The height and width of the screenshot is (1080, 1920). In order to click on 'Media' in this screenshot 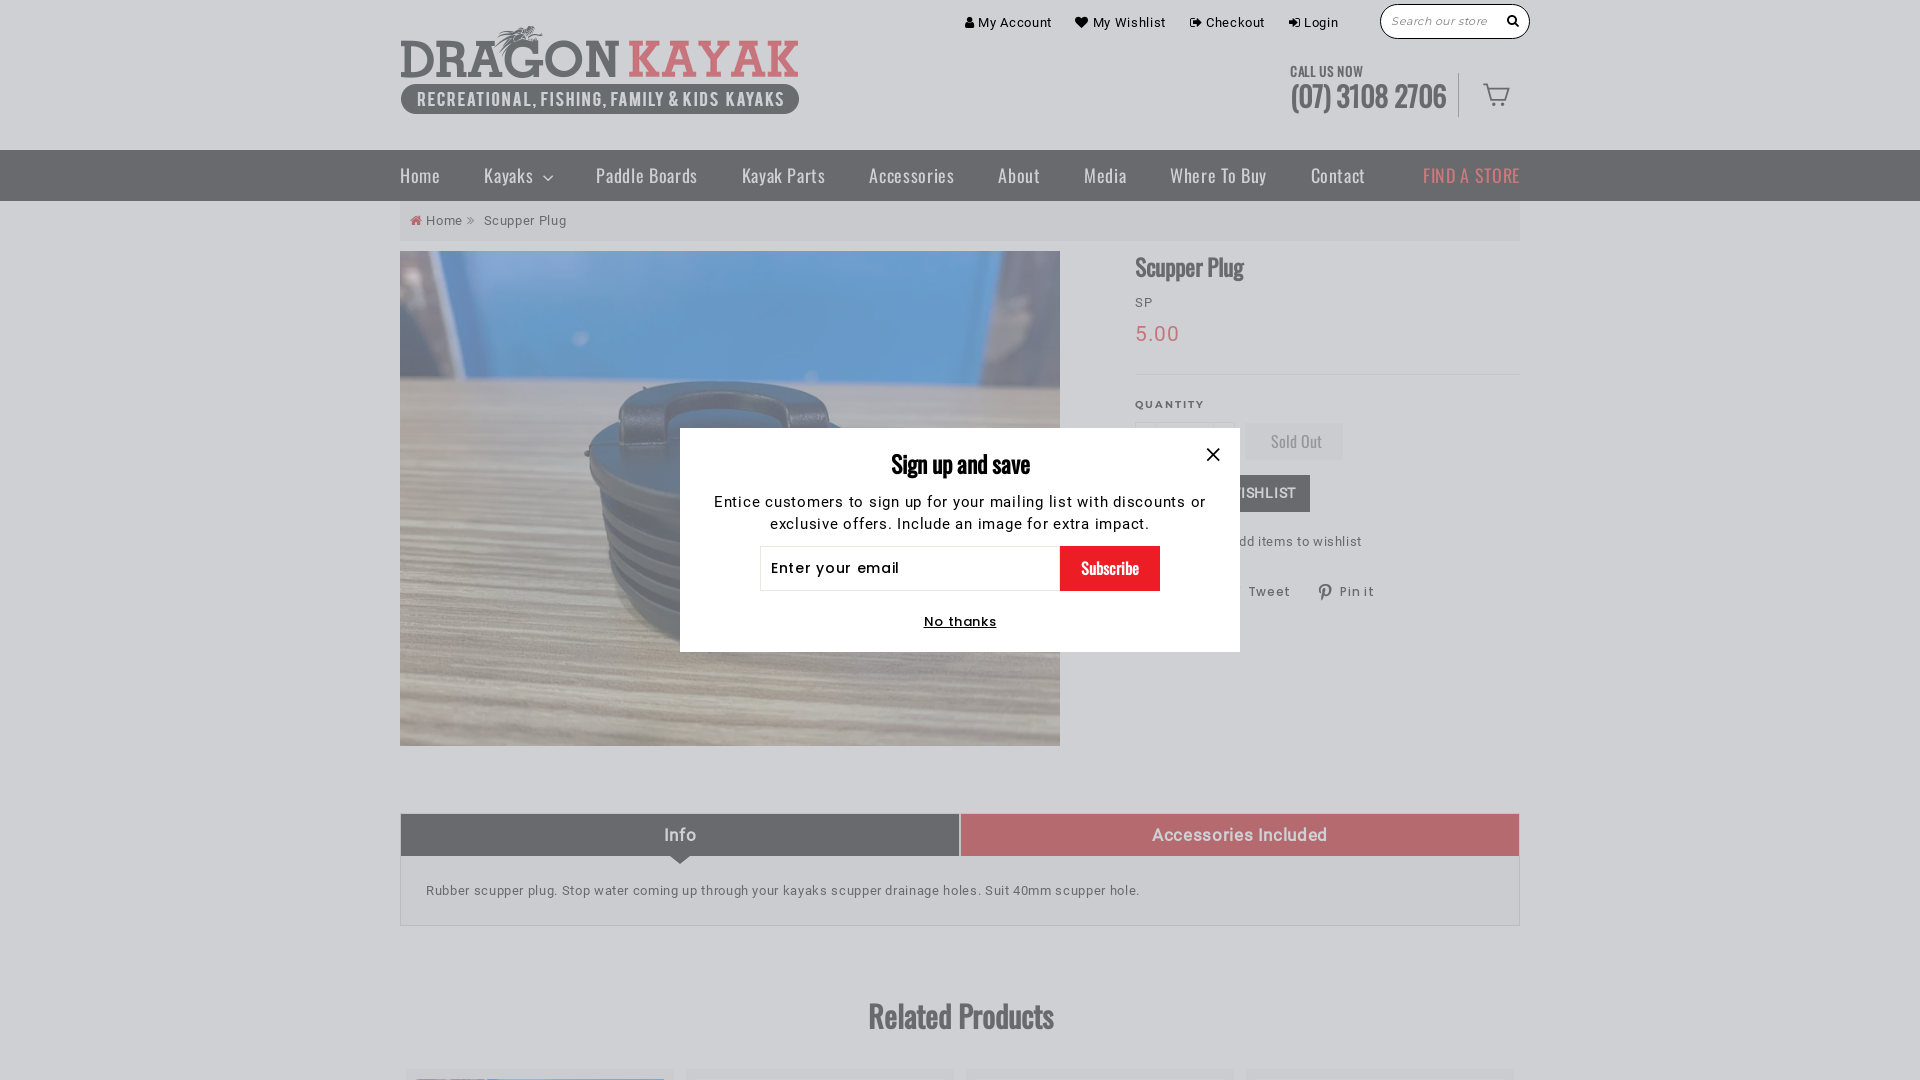, I will do `click(1103, 174)`.